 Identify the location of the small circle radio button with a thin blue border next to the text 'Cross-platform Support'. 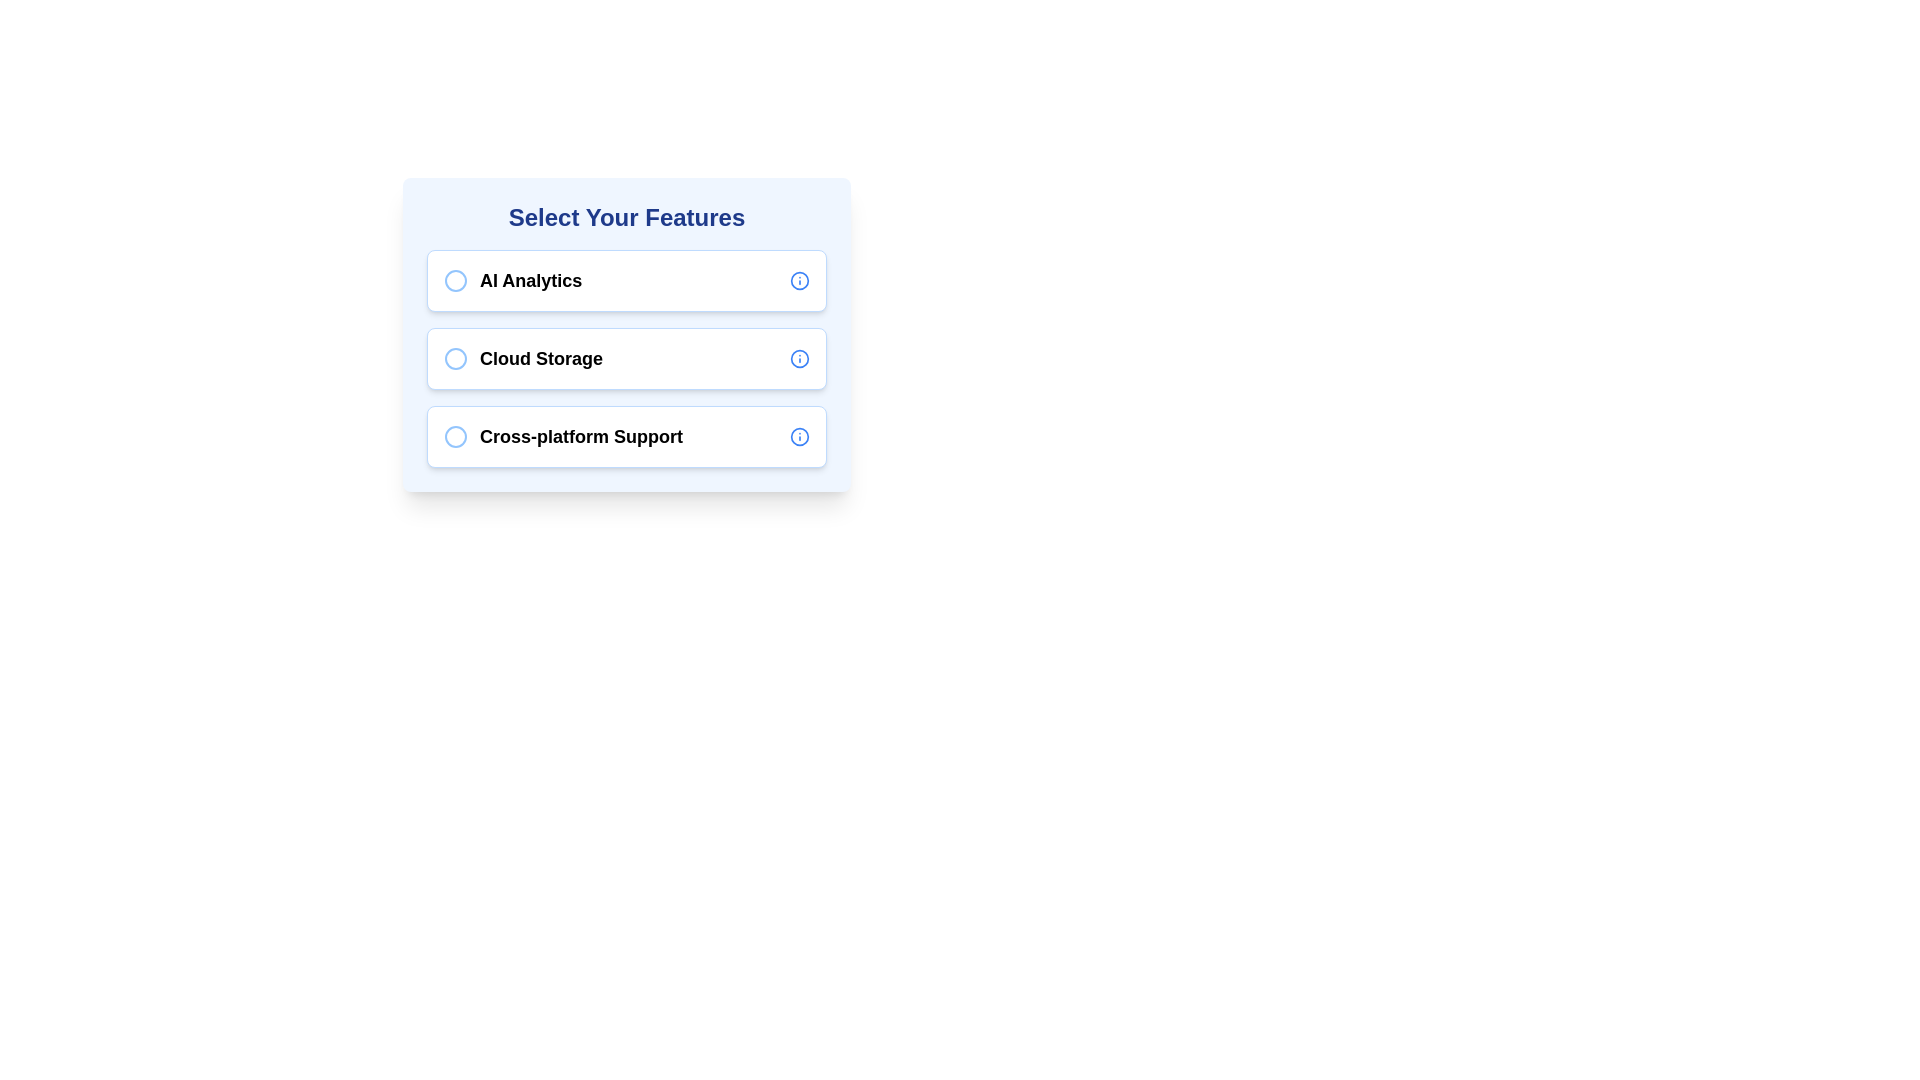
(455, 435).